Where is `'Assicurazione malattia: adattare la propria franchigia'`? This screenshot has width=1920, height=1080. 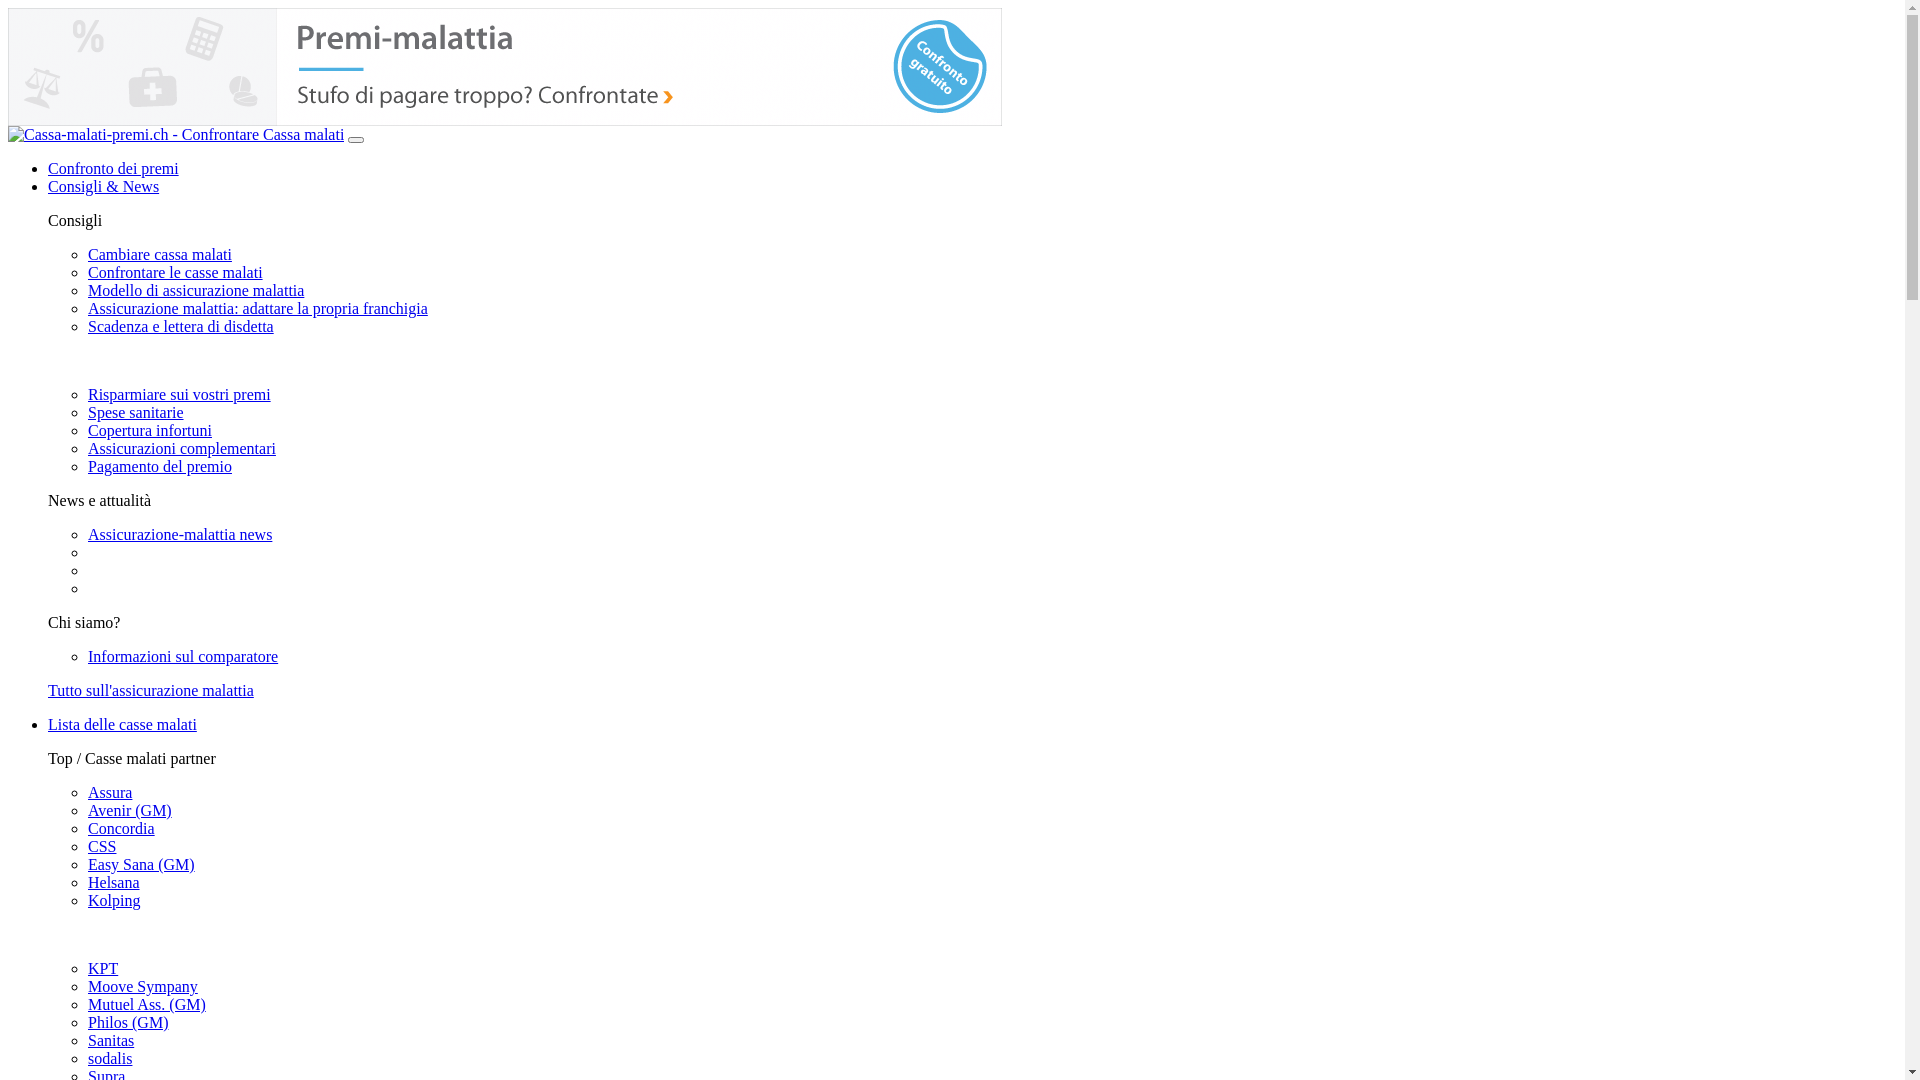 'Assicurazione malattia: adattare la propria franchigia' is located at coordinates (257, 308).